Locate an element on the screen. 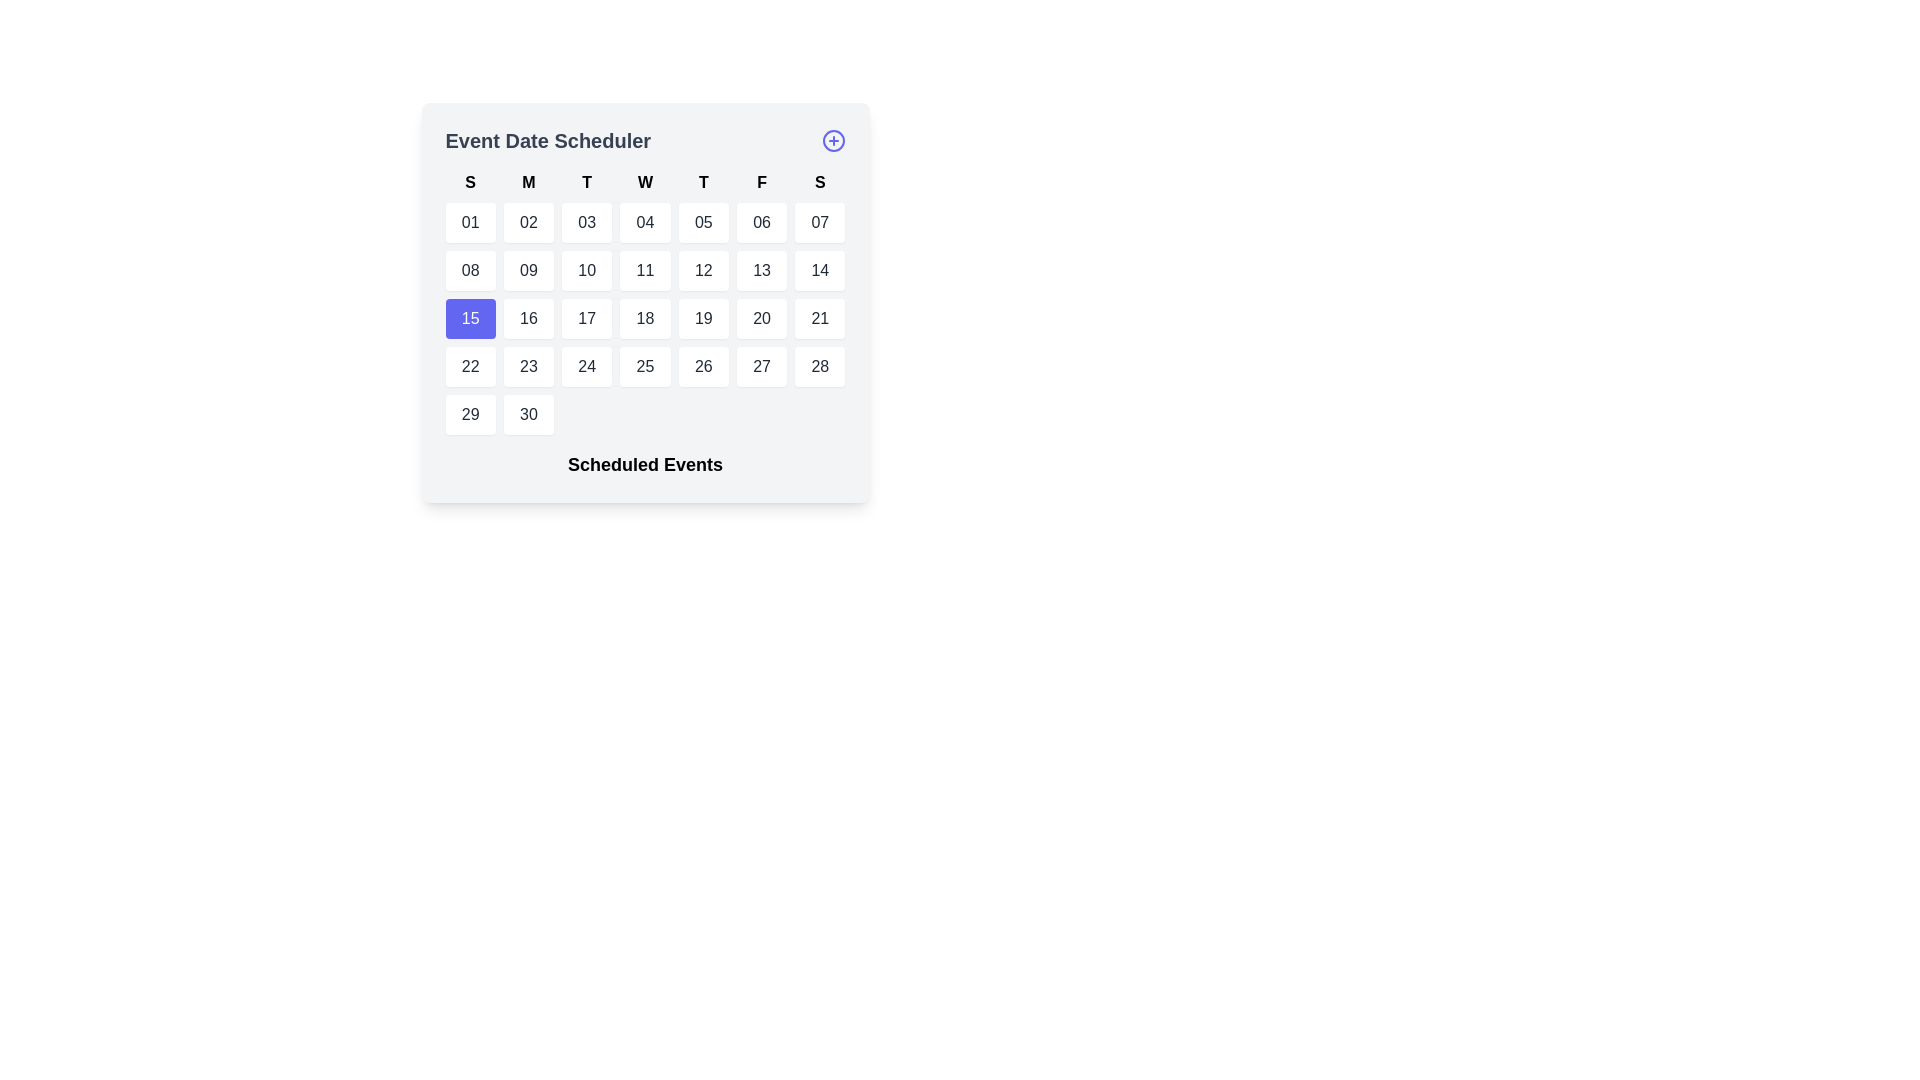 The height and width of the screenshot is (1080, 1920). the bolded letter 'T' in the header of the Event Date Scheduler calendar layout, which represents Tuesday is located at coordinates (703, 182).